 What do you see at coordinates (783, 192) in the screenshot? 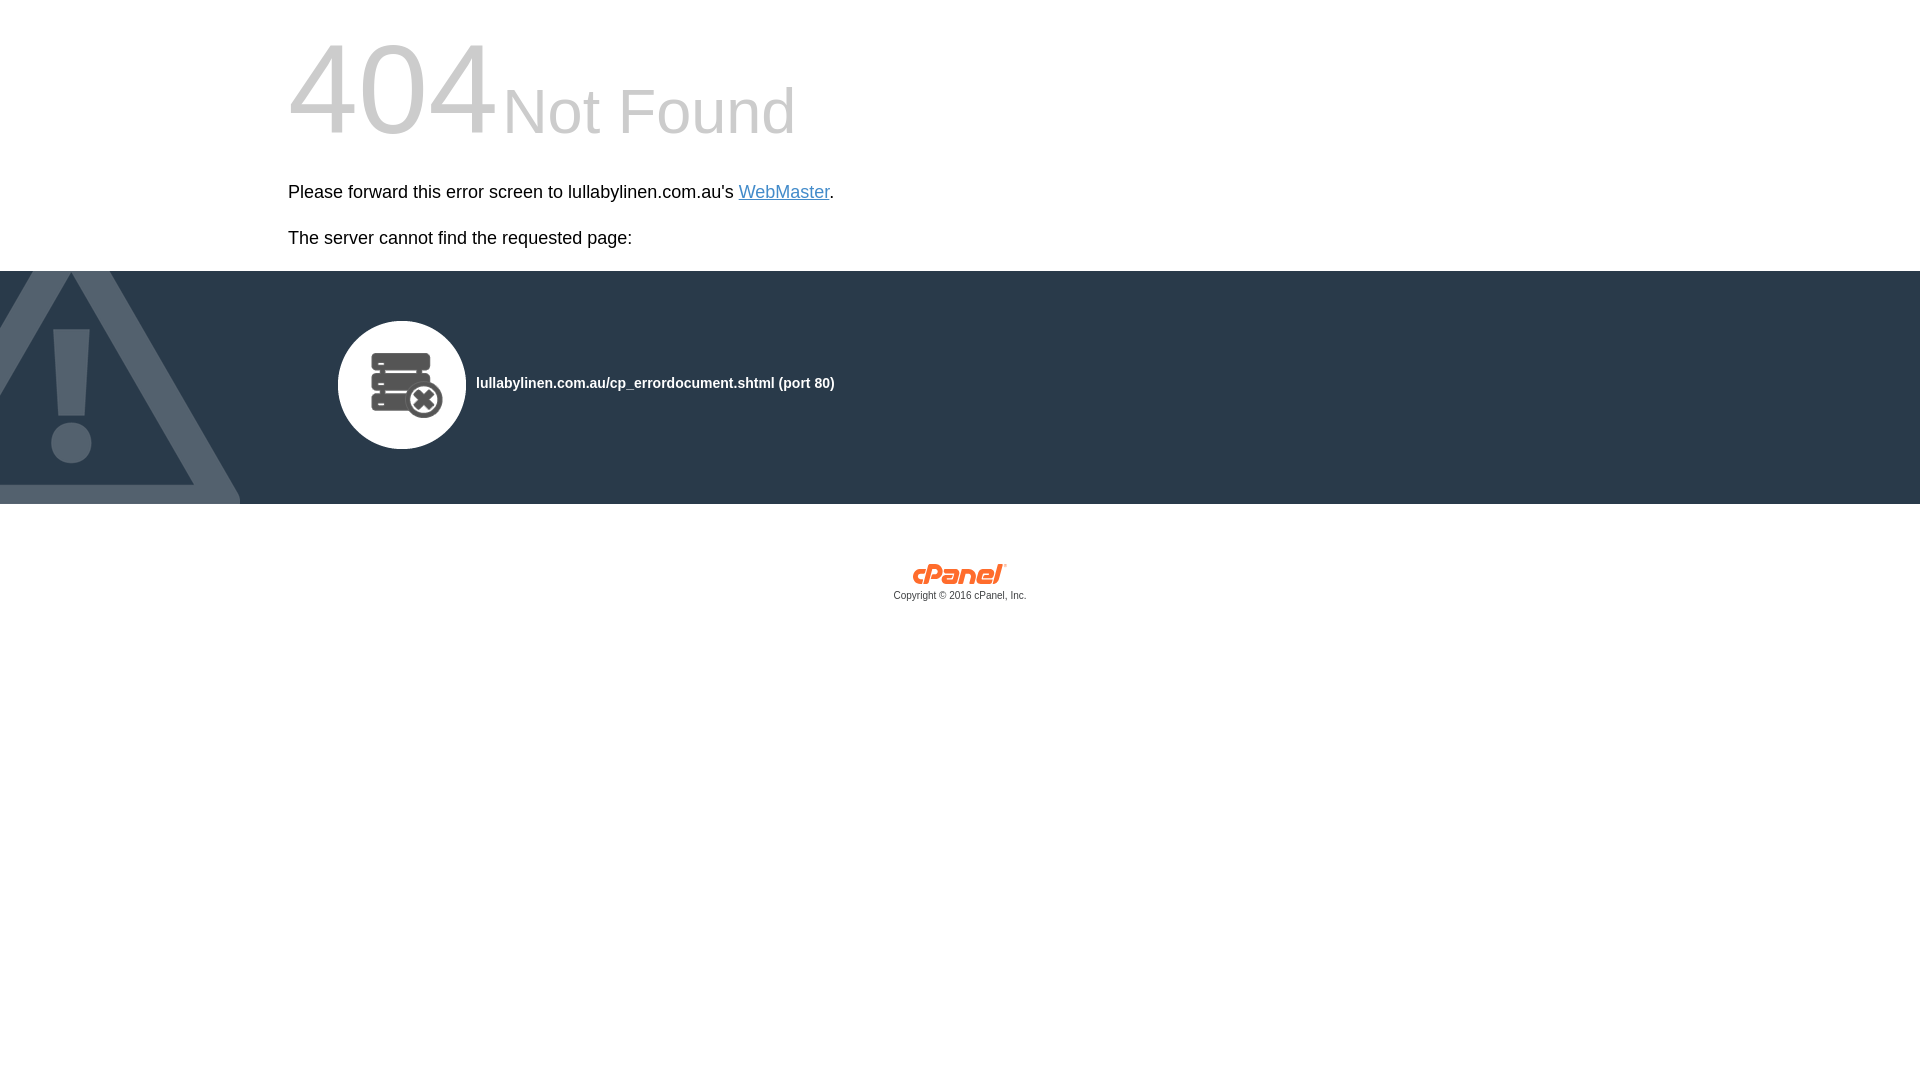
I see `'WebMaster'` at bounding box center [783, 192].